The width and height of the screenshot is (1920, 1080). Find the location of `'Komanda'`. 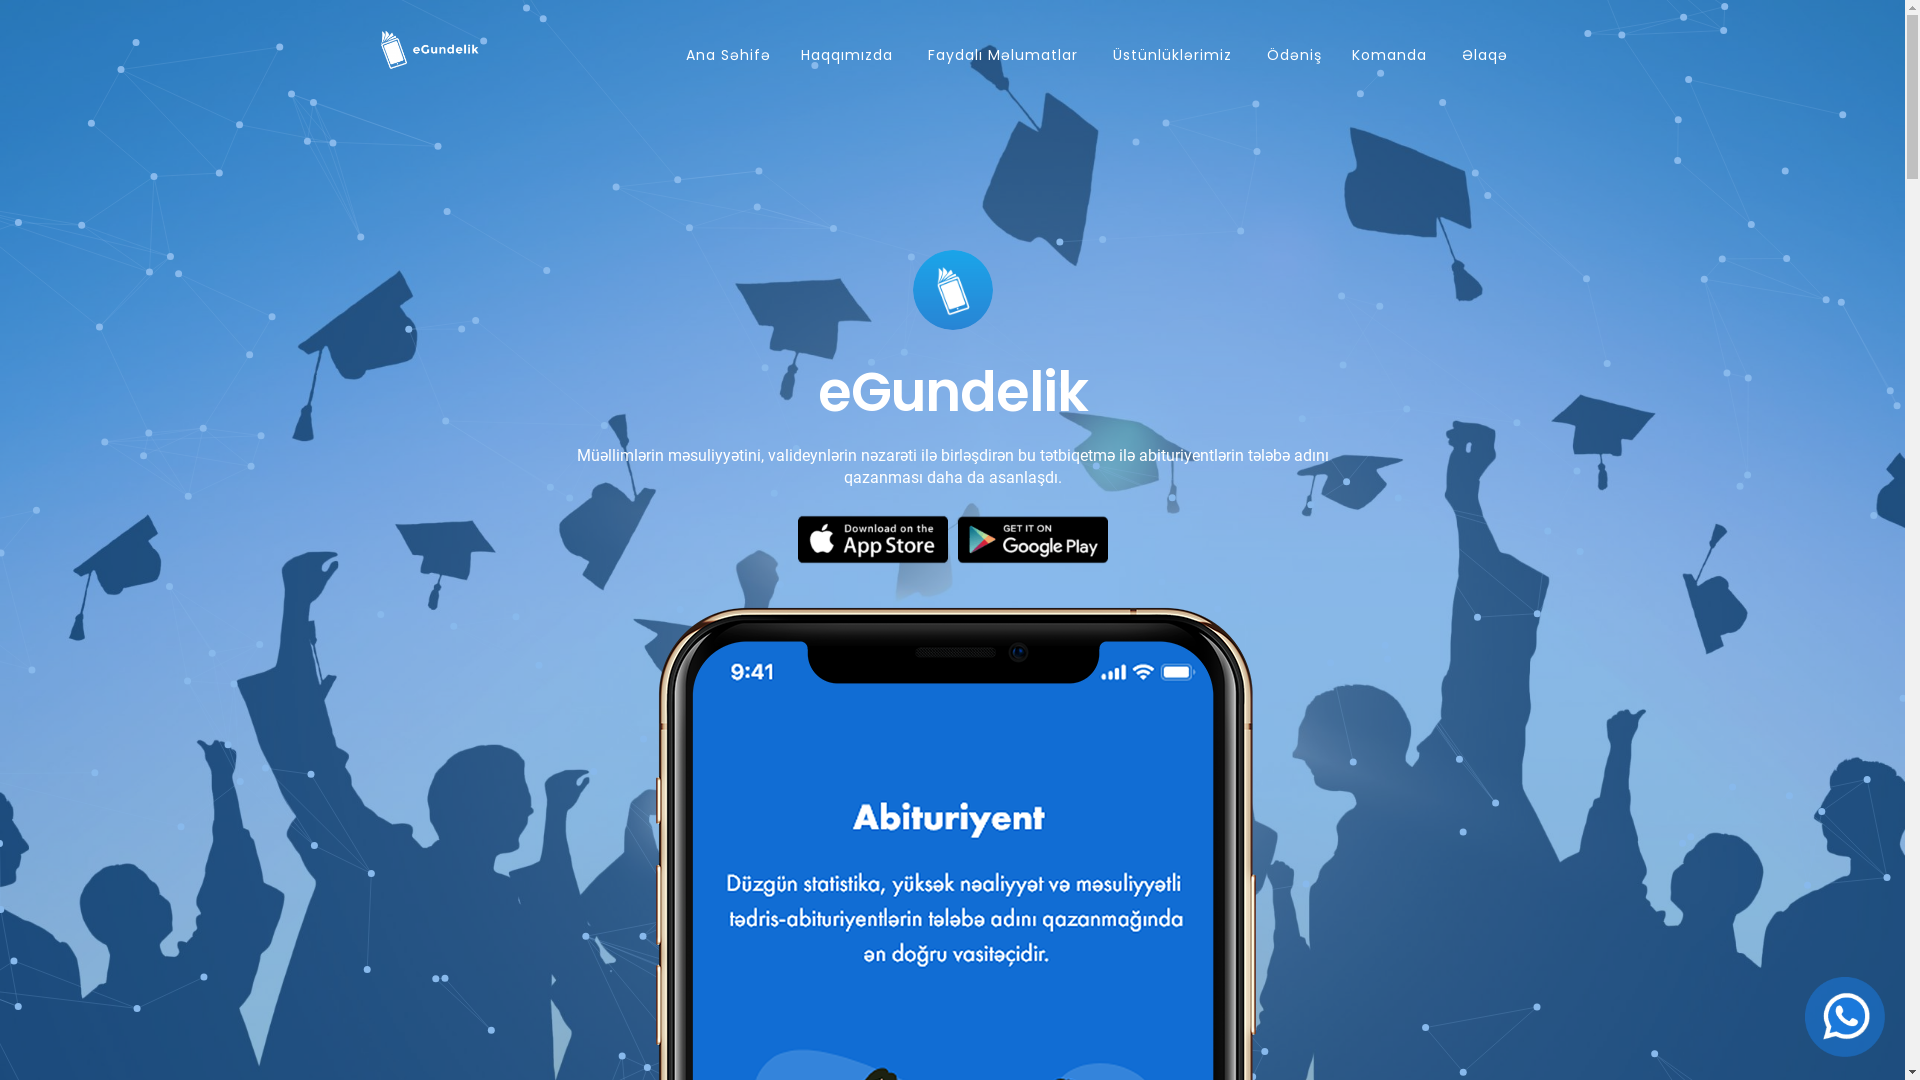

'Komanda' is located at coordinates (1335, 53).